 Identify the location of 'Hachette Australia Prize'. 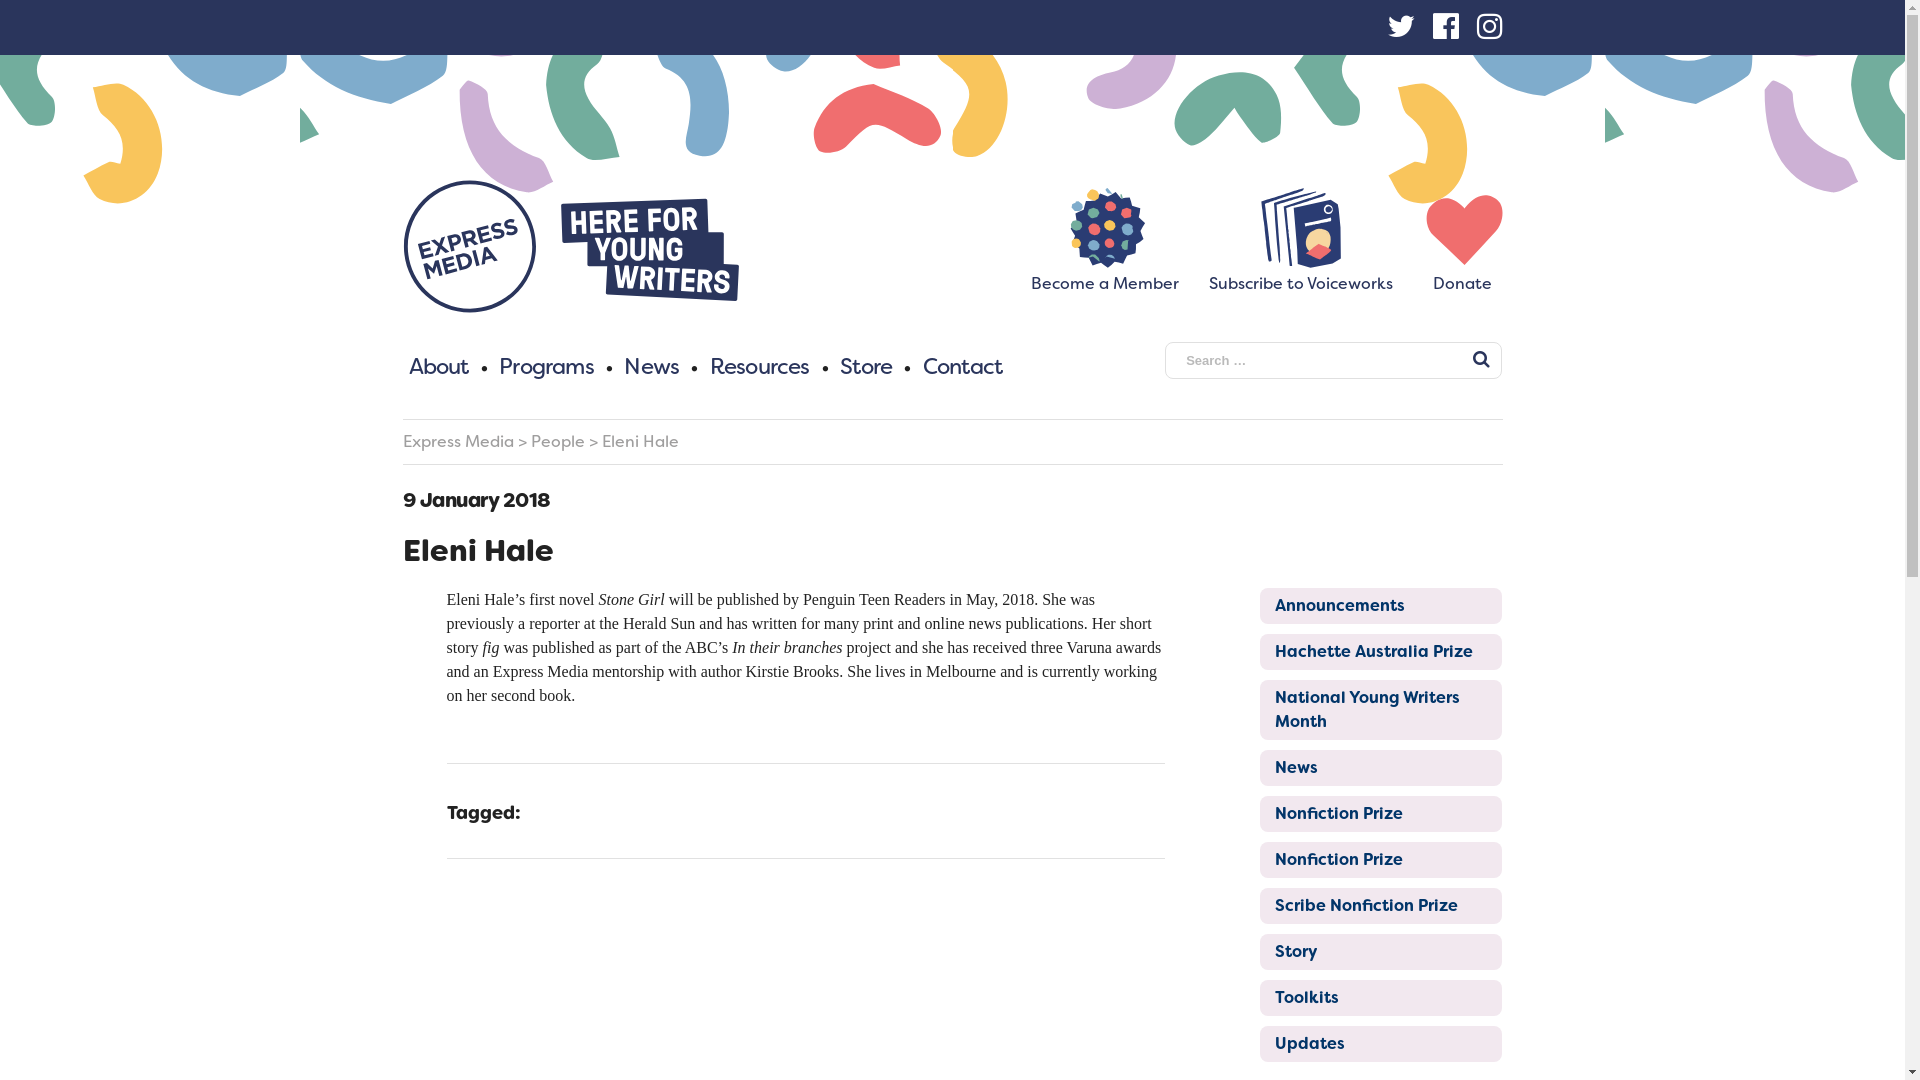
(1258, 651).